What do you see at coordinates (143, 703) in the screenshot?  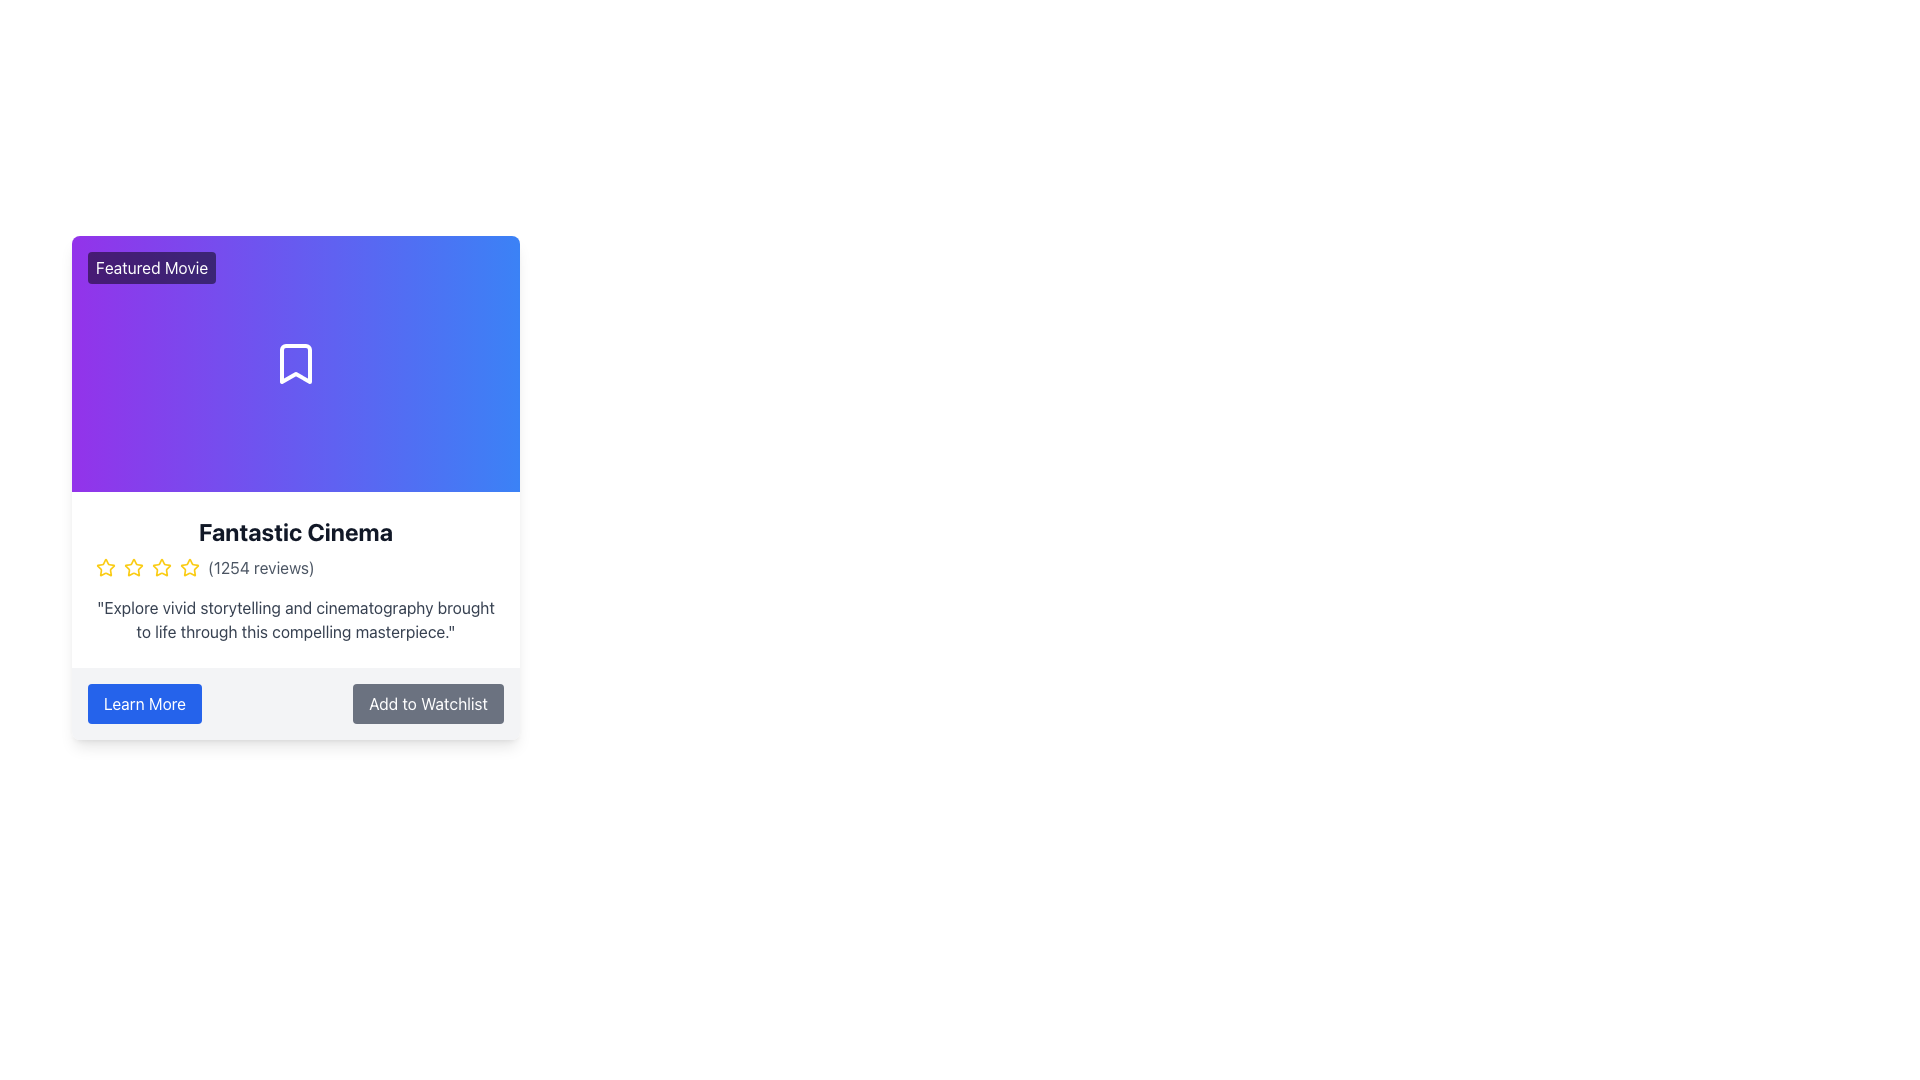 I see `the 'Learn More' button to observe the hover effect, which indicates interactivity and provides visual feedback to the user` at bounding box center [143, 703].